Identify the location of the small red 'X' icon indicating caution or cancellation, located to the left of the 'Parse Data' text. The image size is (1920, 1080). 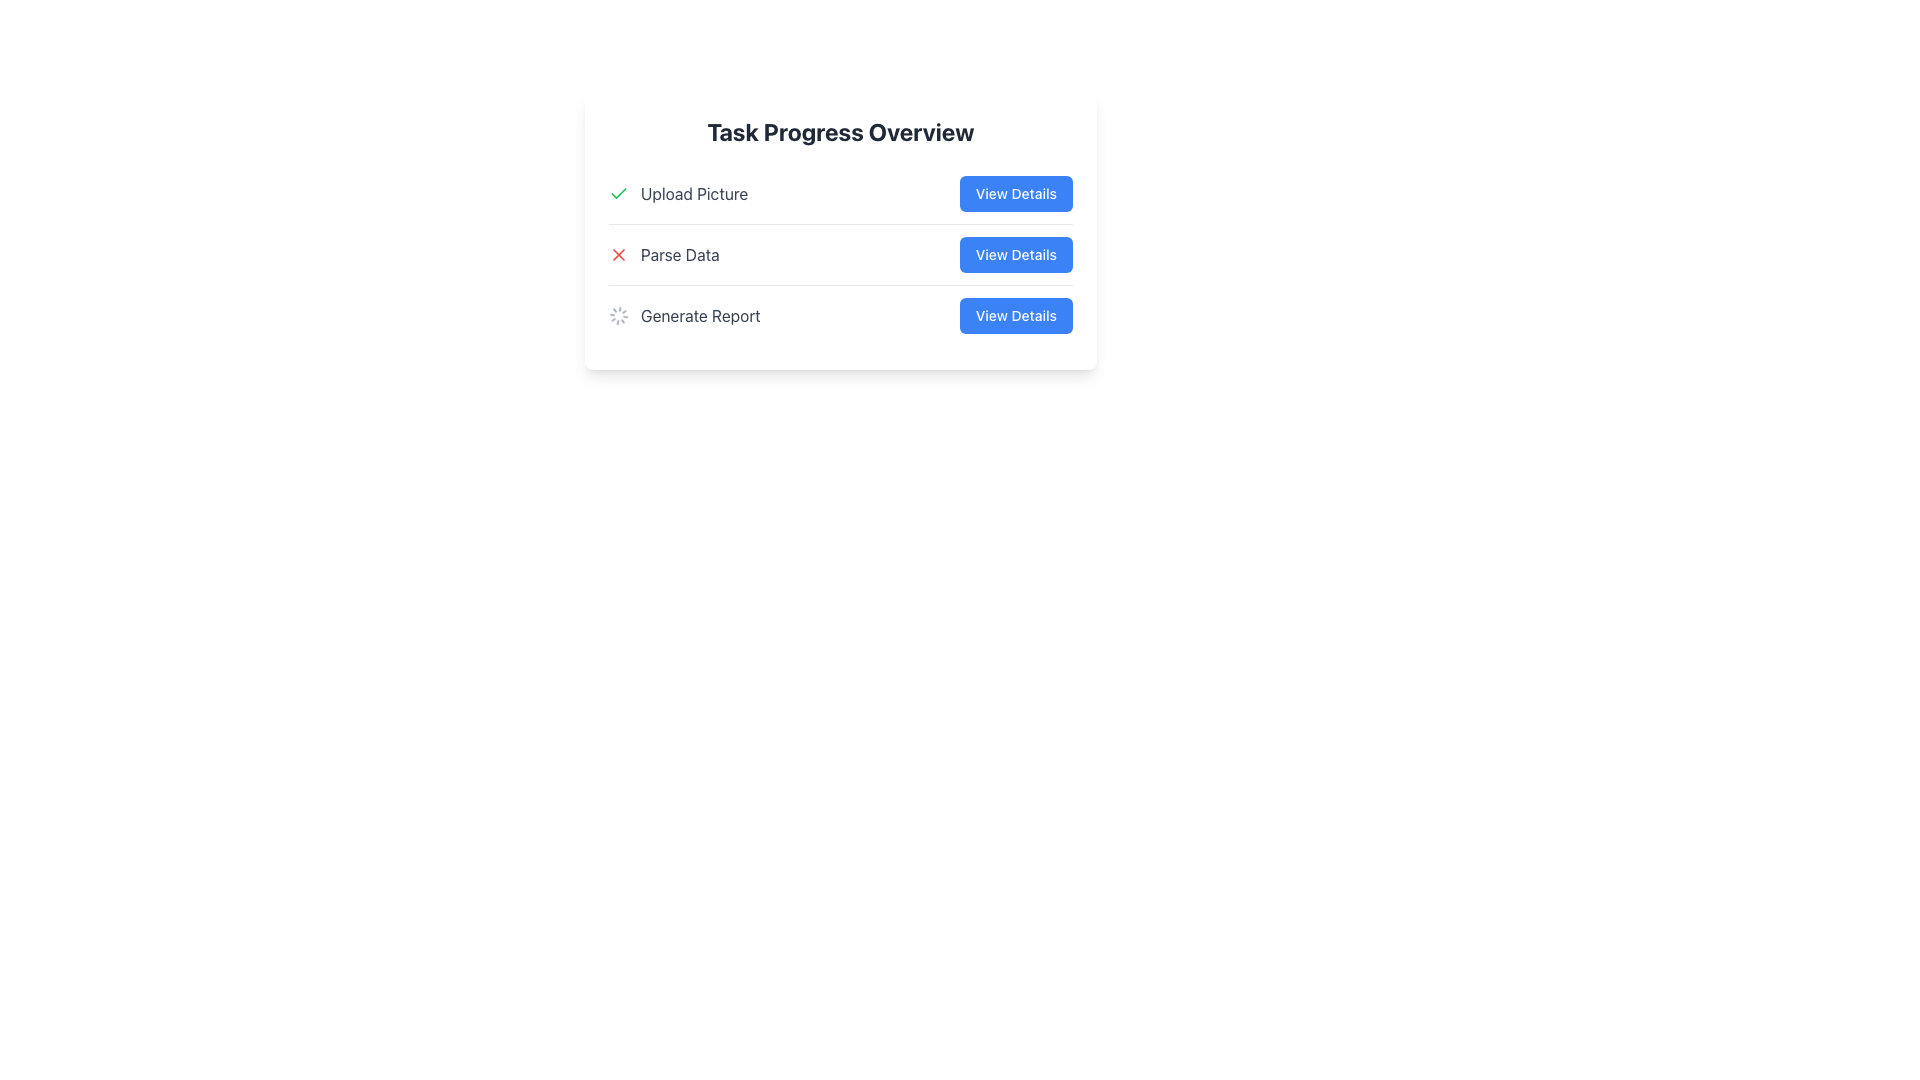
(618, 253).